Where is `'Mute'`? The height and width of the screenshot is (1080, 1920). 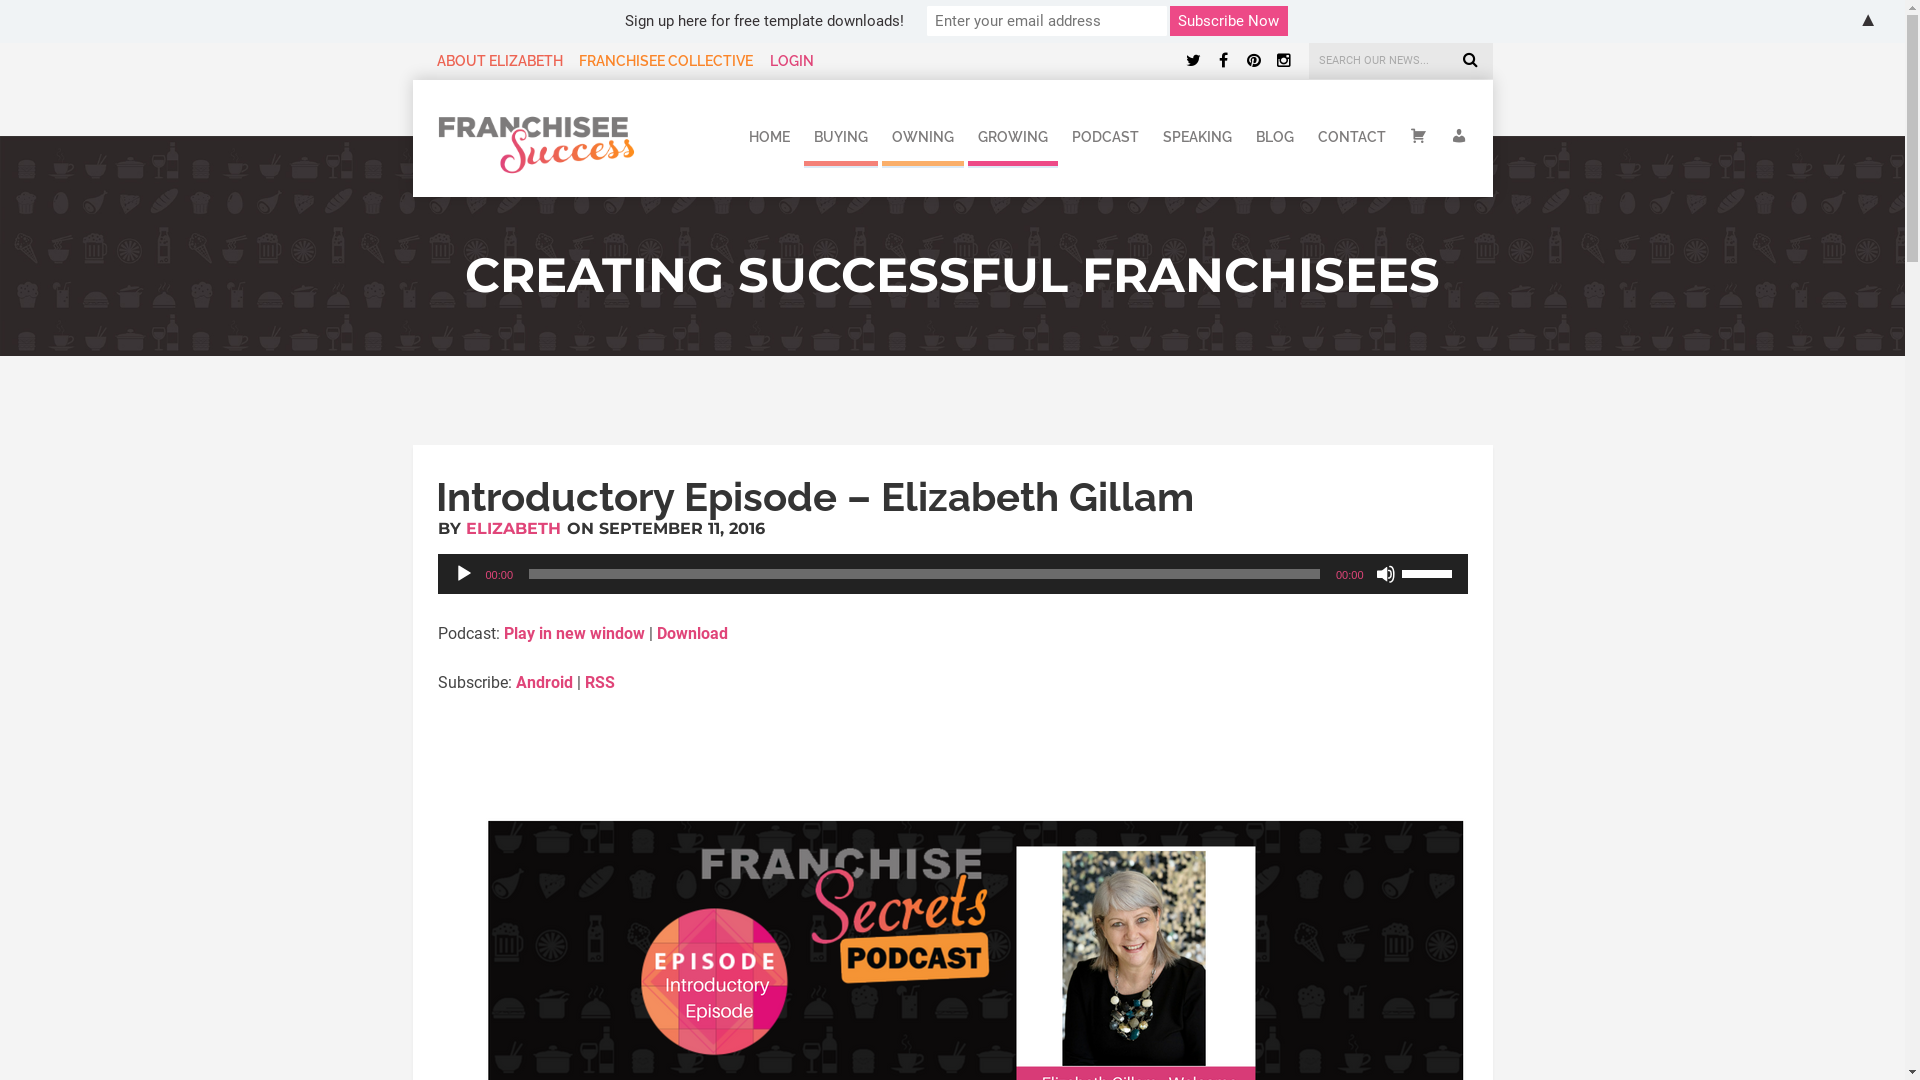 'Mute' is located at coordinates (1385, 574).